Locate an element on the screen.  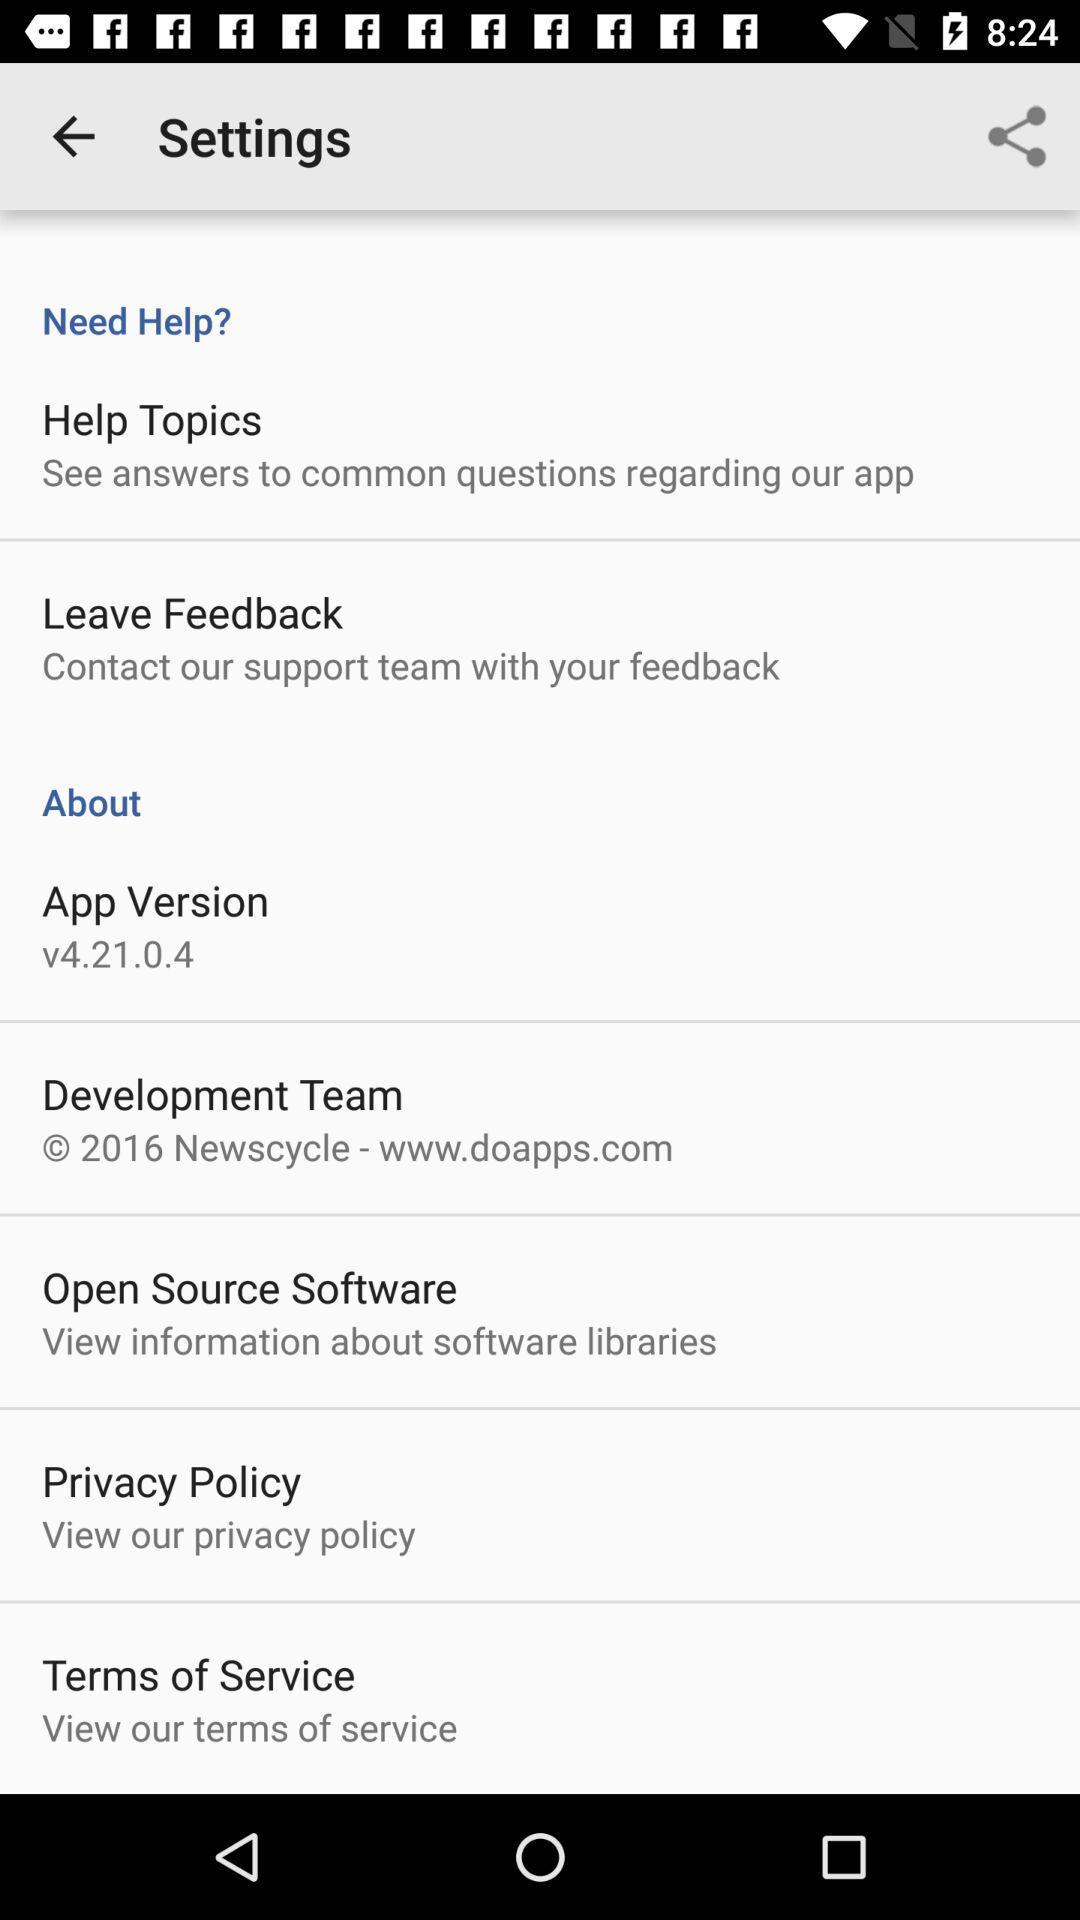
the icon below the need help? is located at coordinates (151, 417).